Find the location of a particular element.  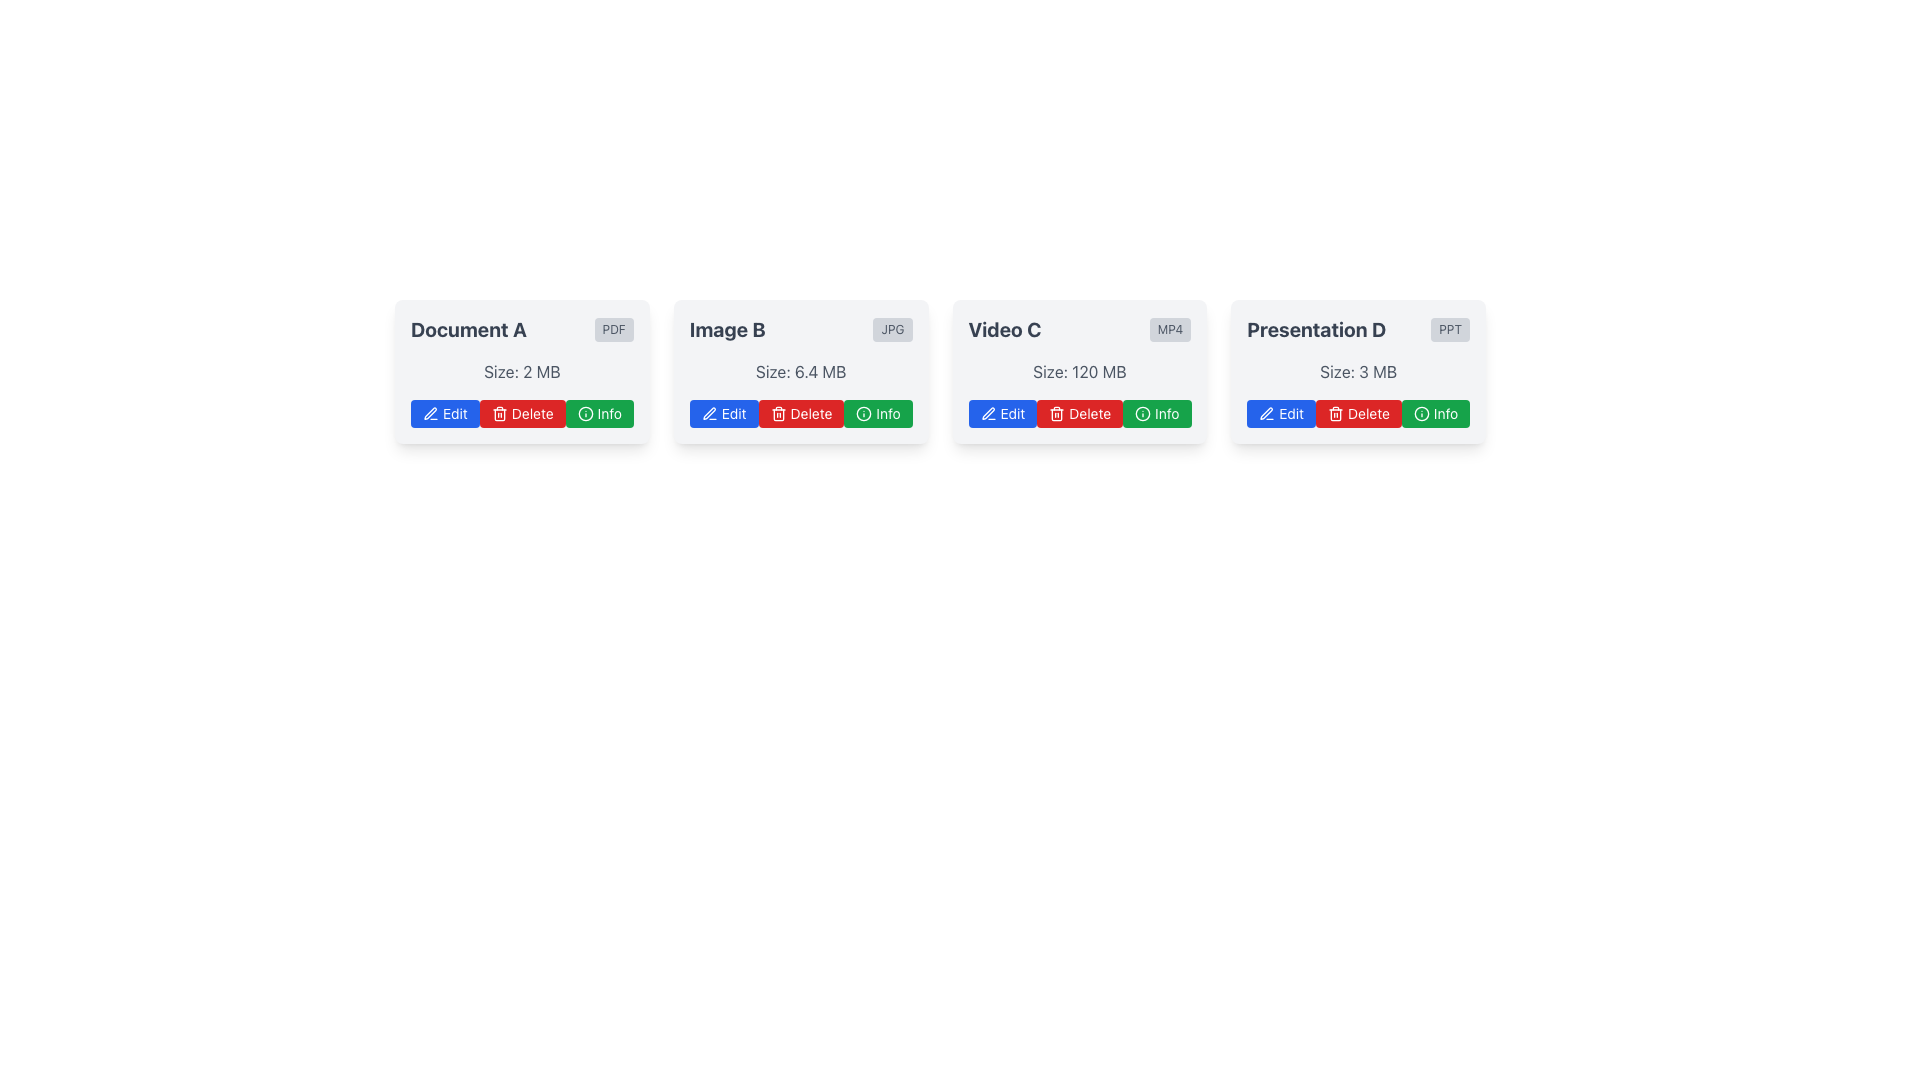

the 'Delete' button containing the trash can icon, which is located to the left of the button's text label is located at coordinates (777, 412).